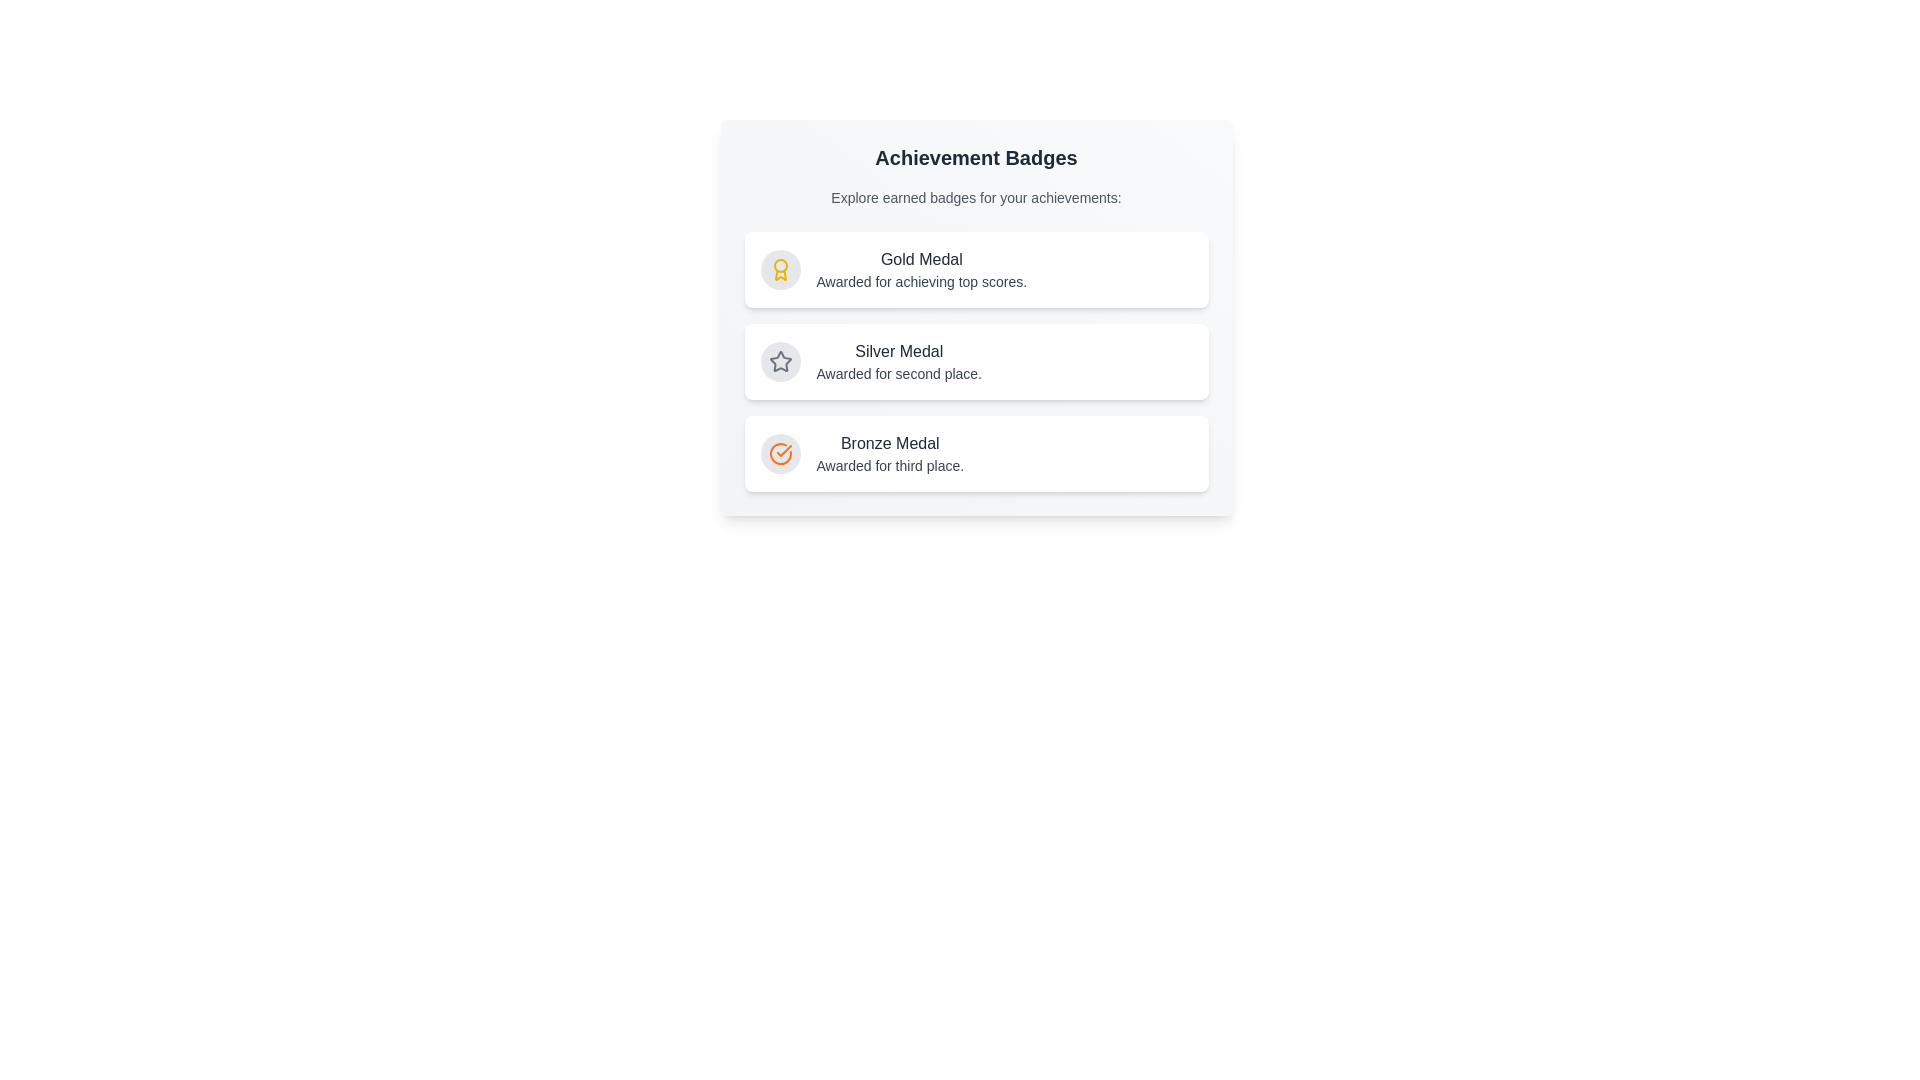 Image resolution: width=1920 pixels, height=1080 pixels. Describe the element at coordinates (920, 281) in the screenshot. I see `the text label presented in smaller gray font, located directly beneath the 'Gold Medal' title in the achievement badge categories` at that location.